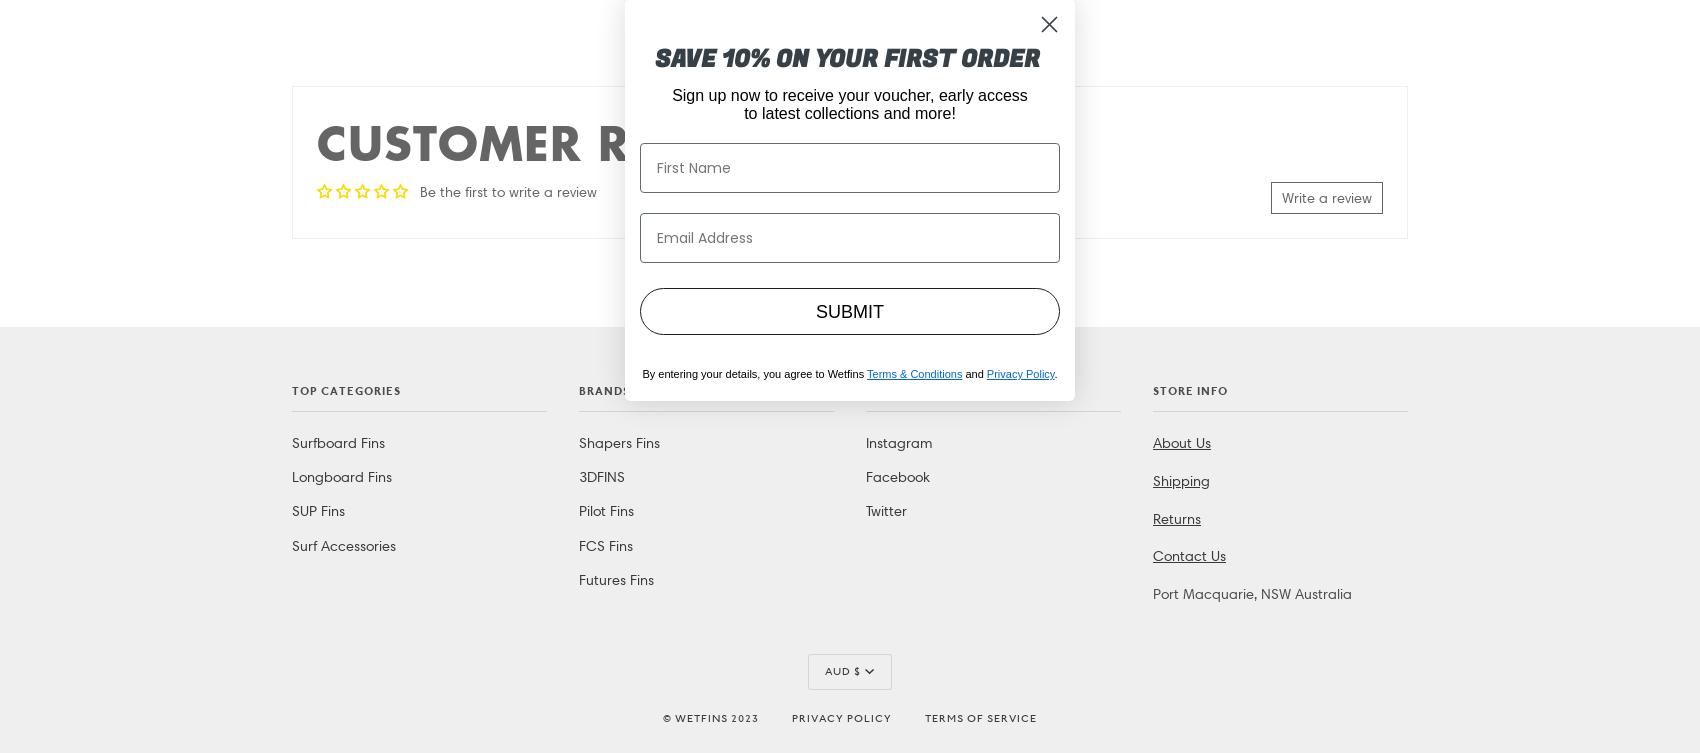 This screenshot has height=753, width=1700. Describe the element at coordinates (850, 138) in the screenshot. I see `'CHF CHF'` at that location.